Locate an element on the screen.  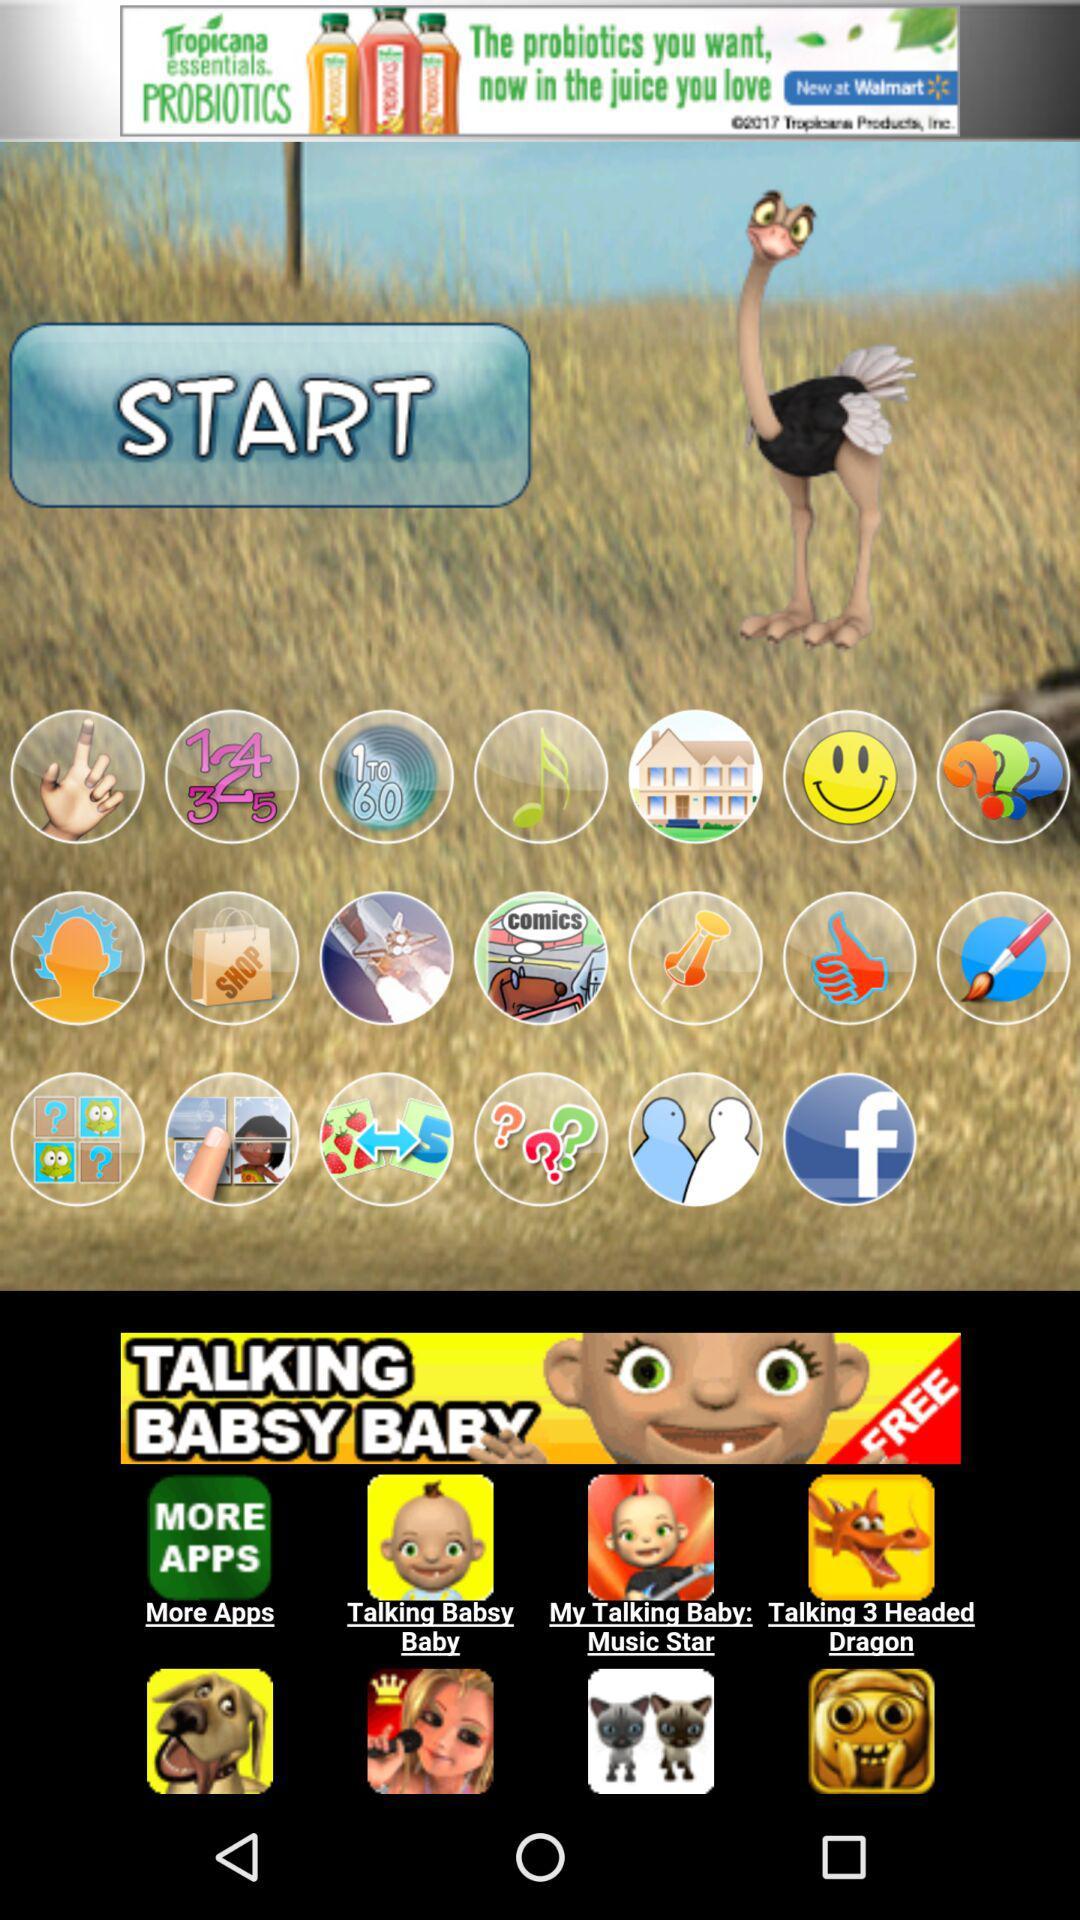
the help icon is located at coordinates (1003, 831).